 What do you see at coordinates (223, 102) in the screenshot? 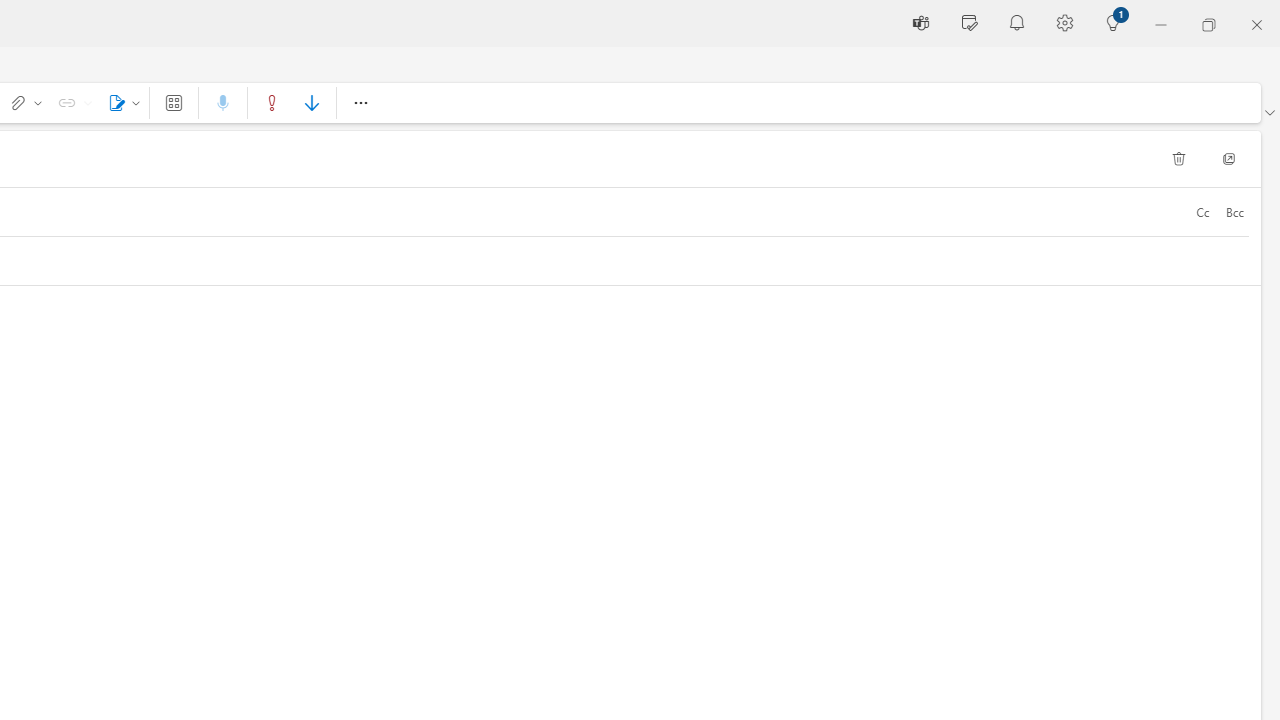
I see `'Dictate'` at bounding box center [223, 102].